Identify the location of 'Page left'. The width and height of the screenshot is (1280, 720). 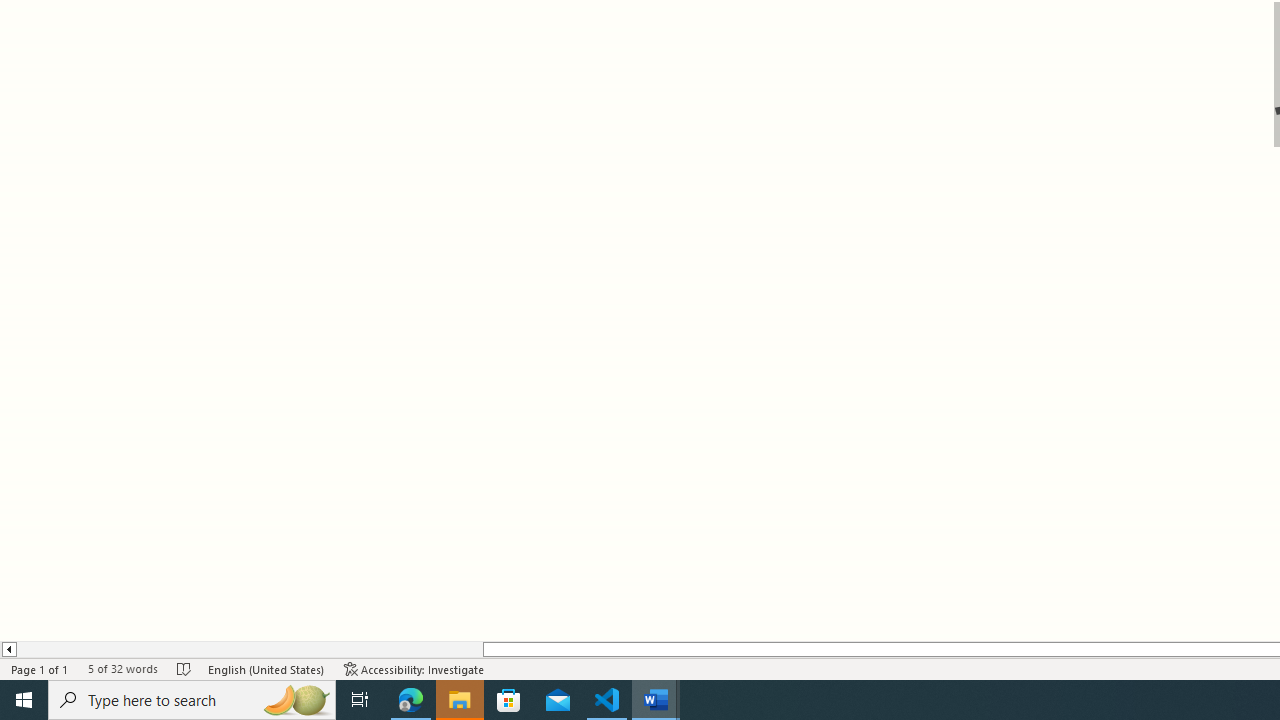
(248, 649).